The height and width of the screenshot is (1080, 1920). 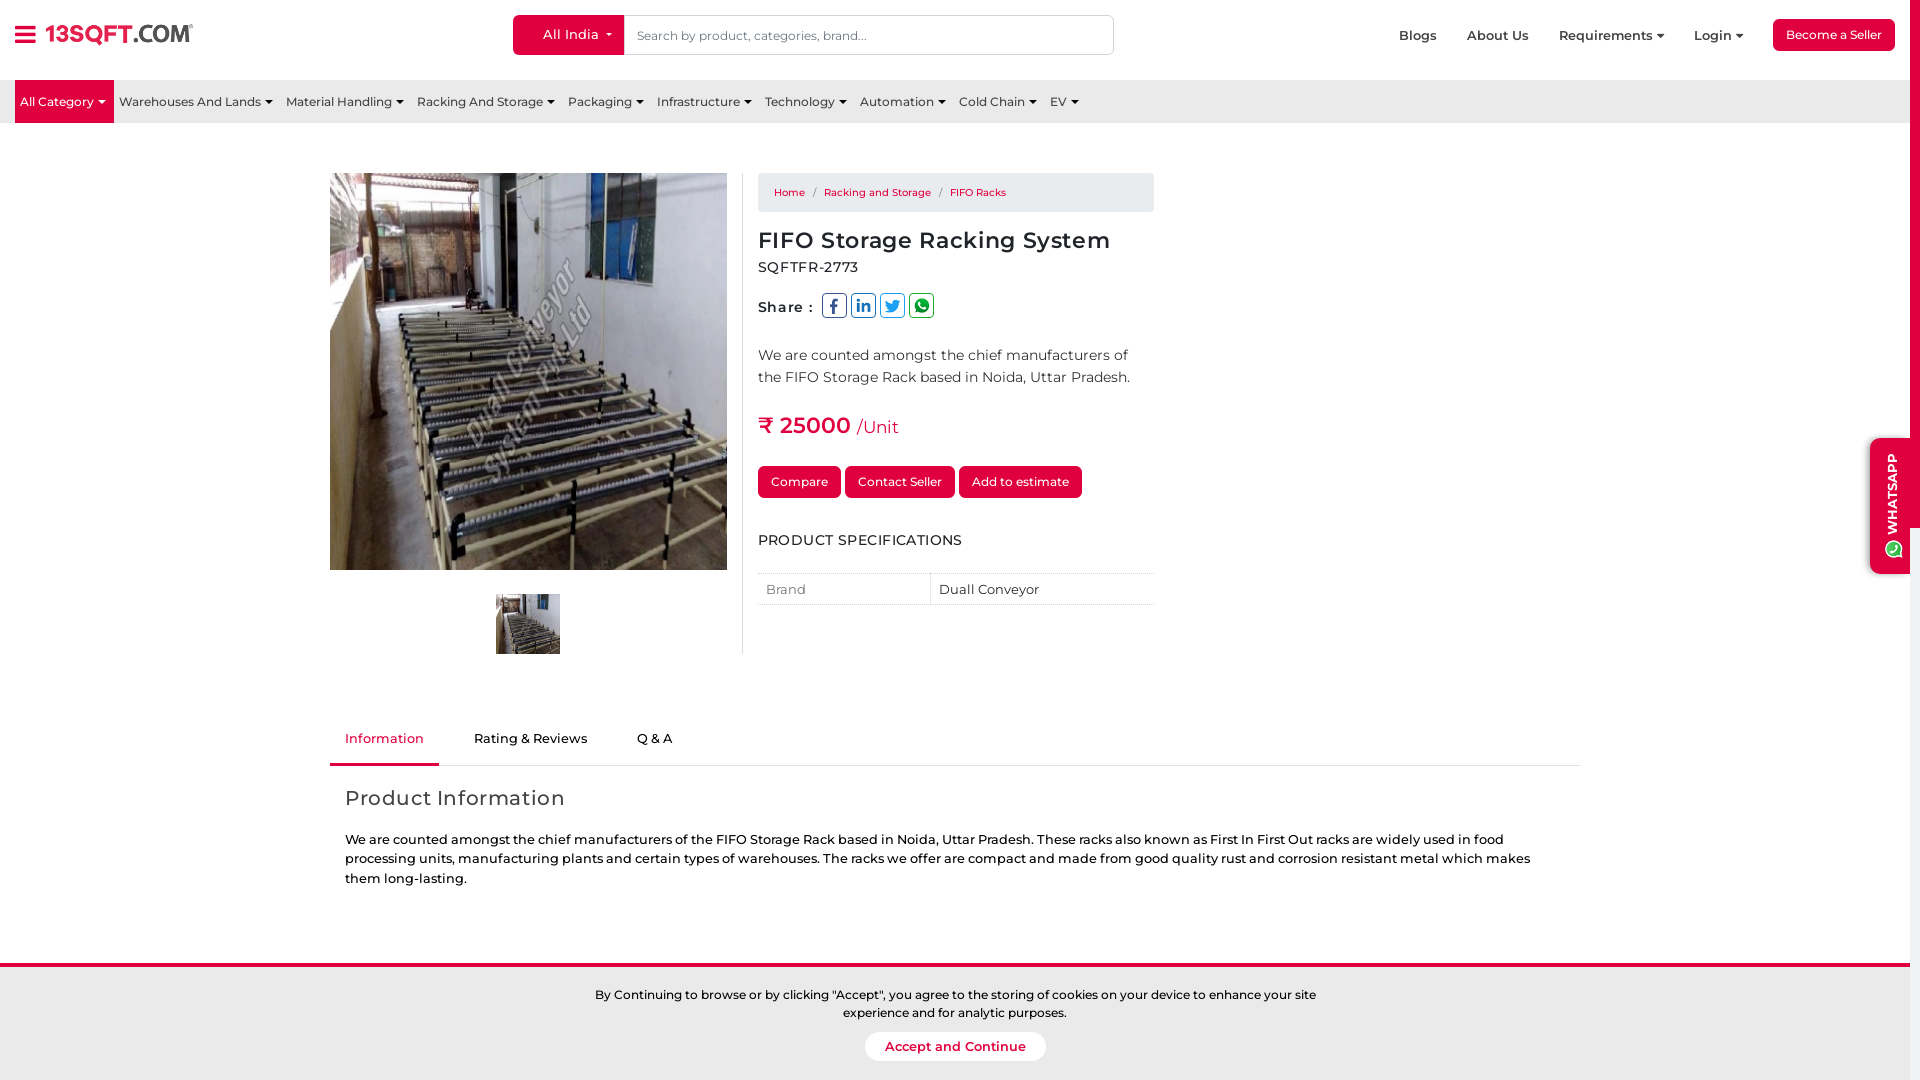 I want to click on 'Blogs', so click(x=1432, y=35).